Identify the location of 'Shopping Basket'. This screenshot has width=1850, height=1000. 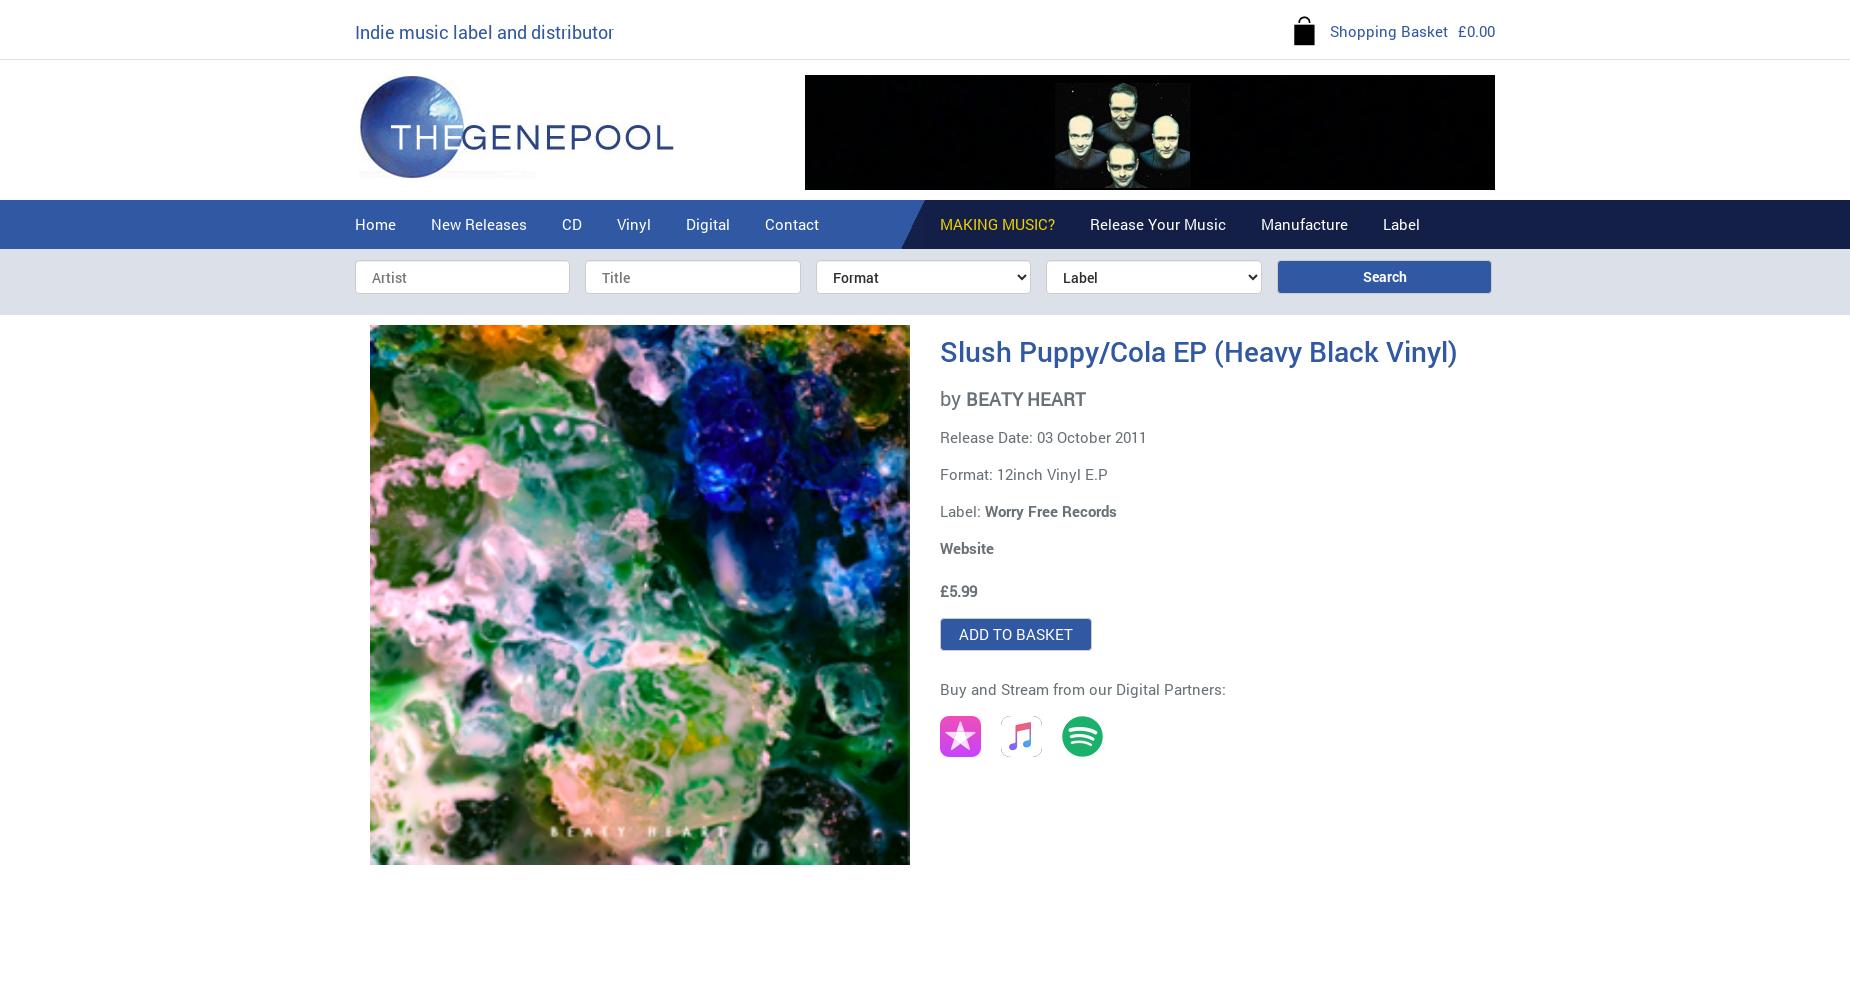
(1388, 31).